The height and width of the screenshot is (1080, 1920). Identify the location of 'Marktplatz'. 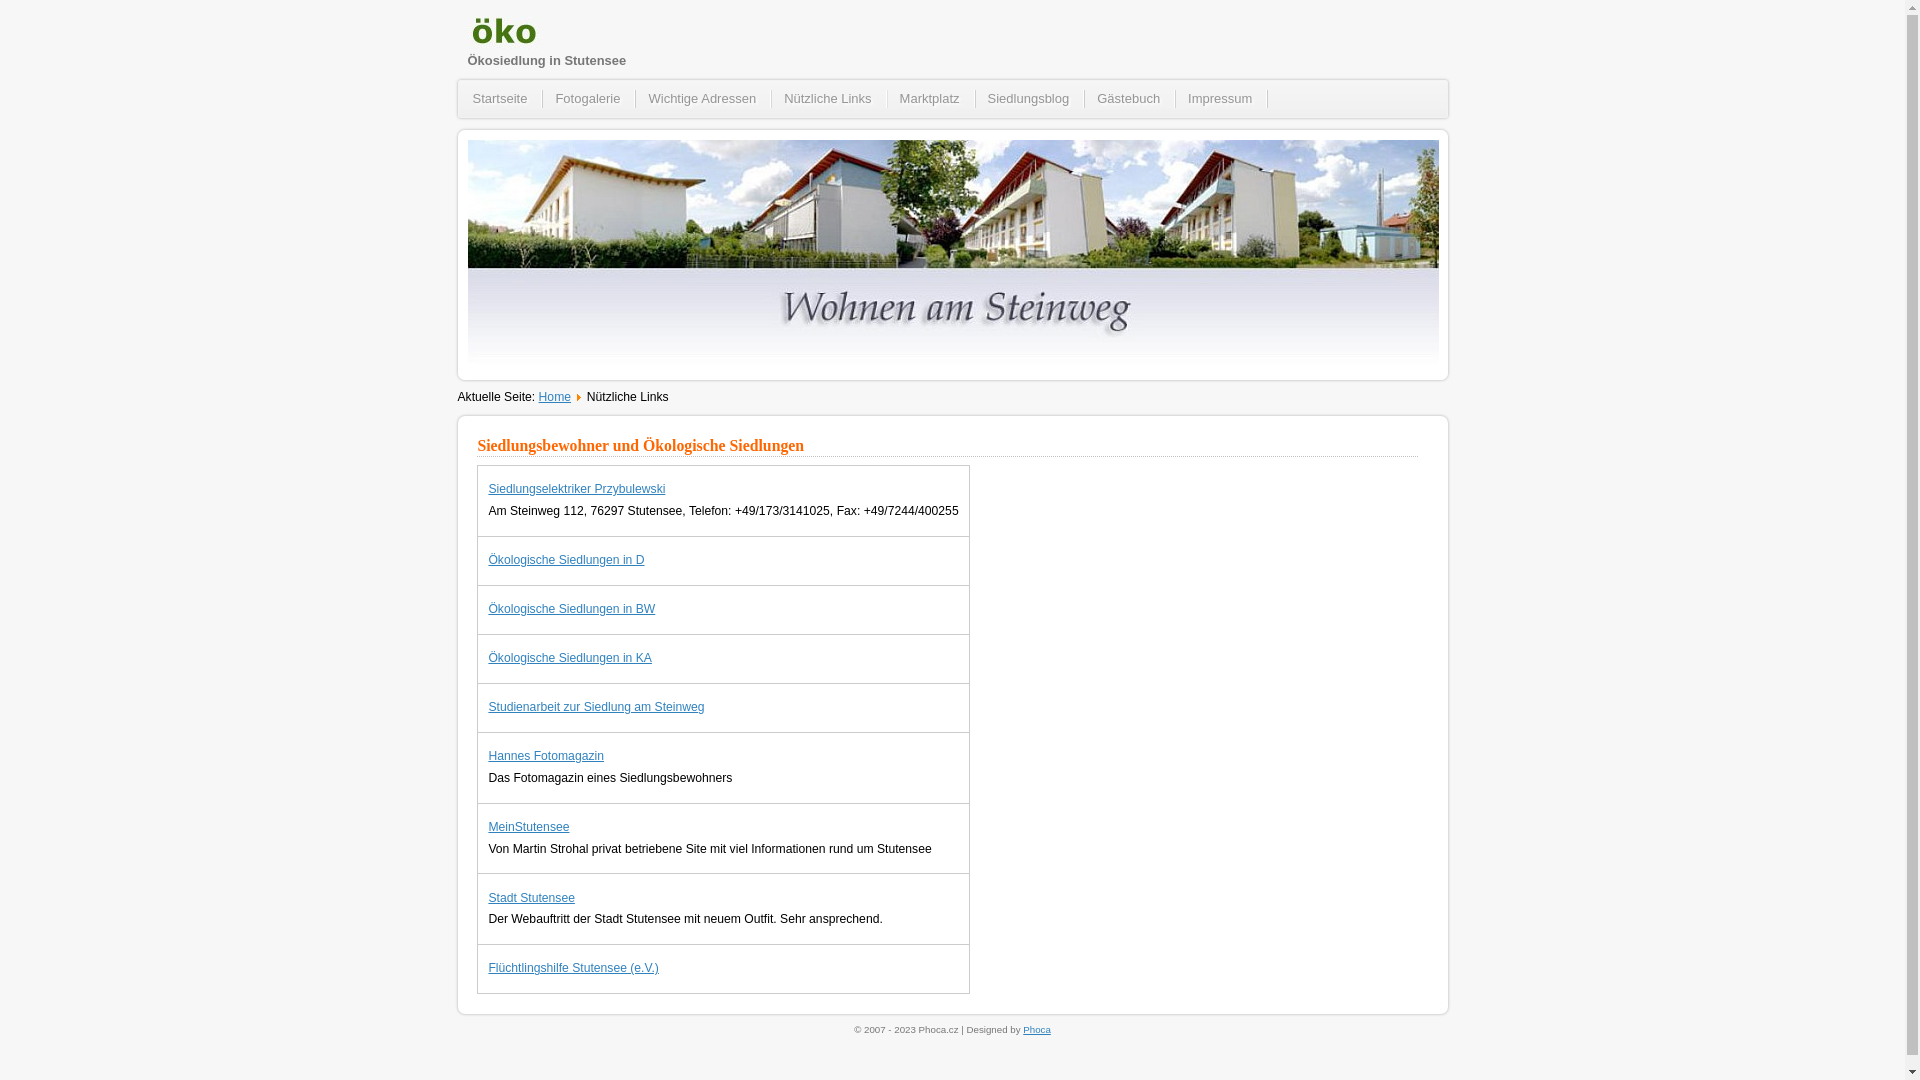
(887, 99).